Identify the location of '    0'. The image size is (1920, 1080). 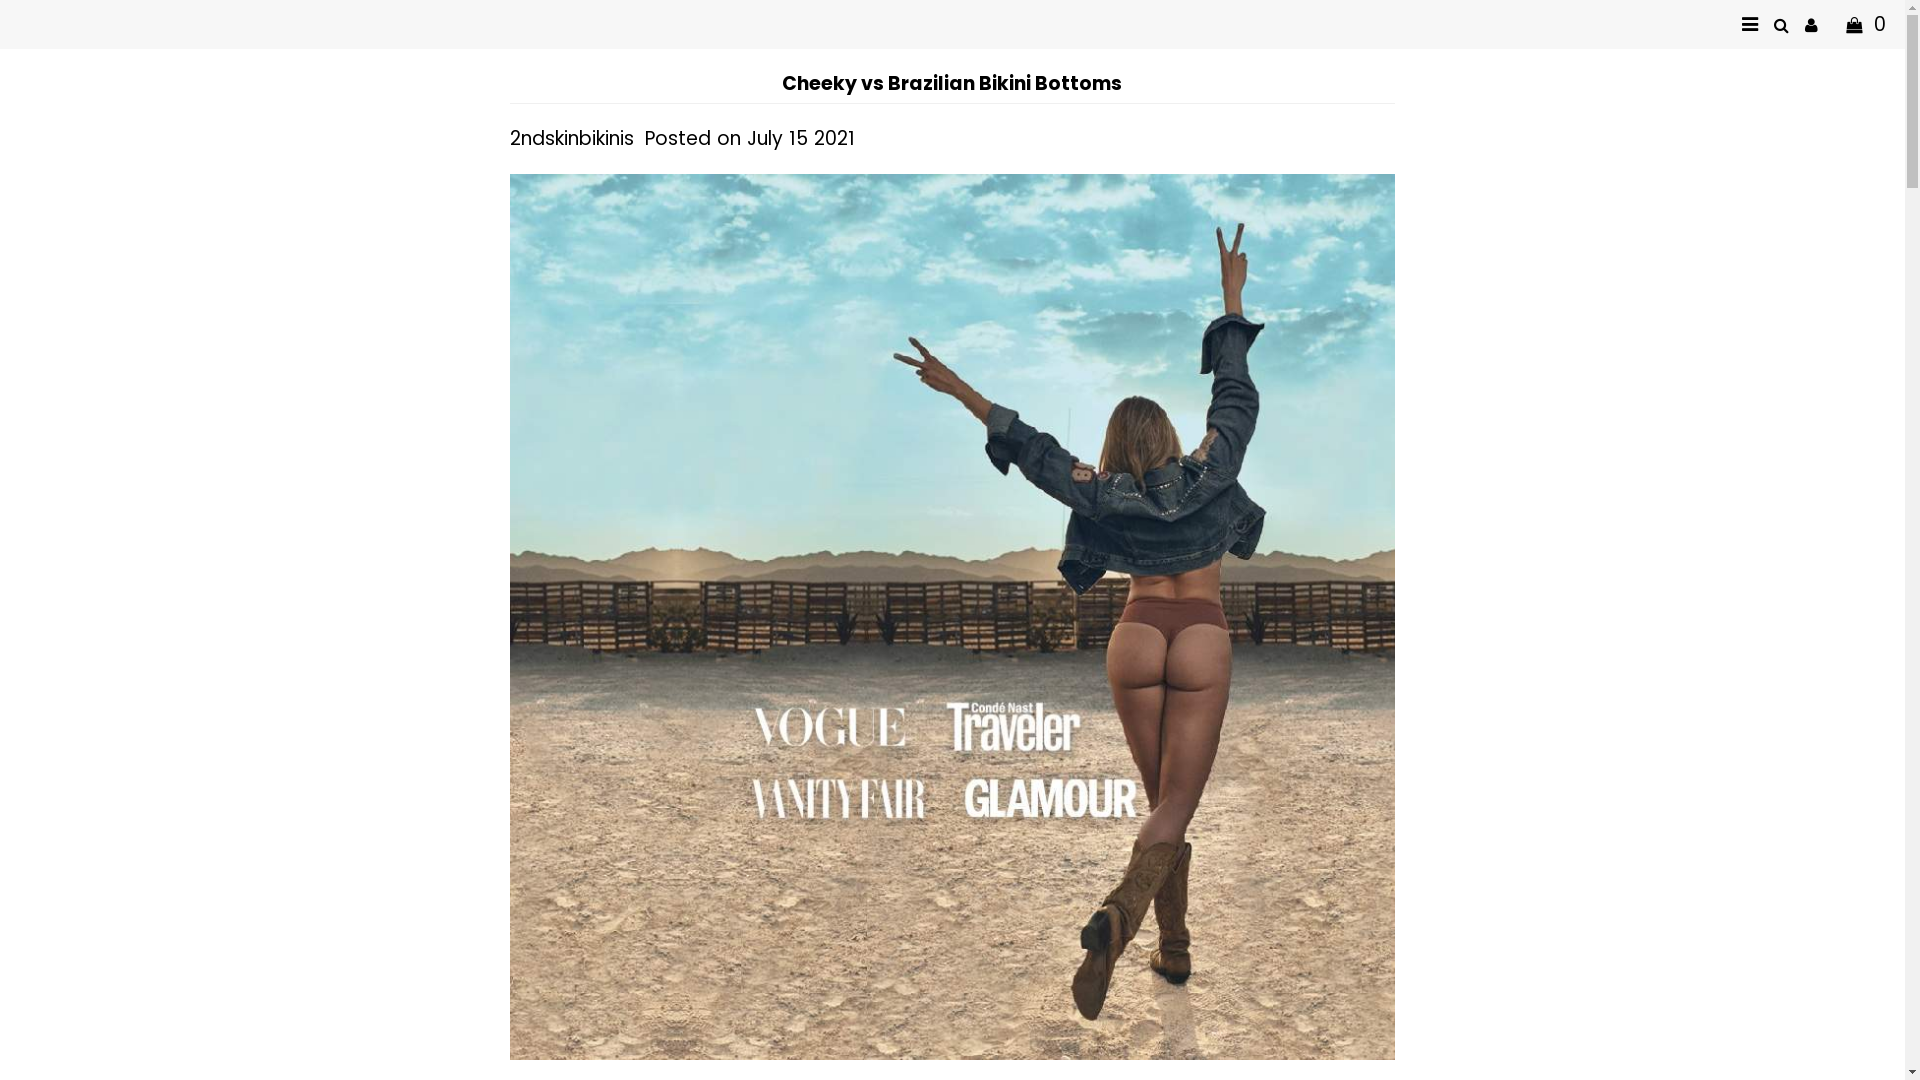
(1833, 24).